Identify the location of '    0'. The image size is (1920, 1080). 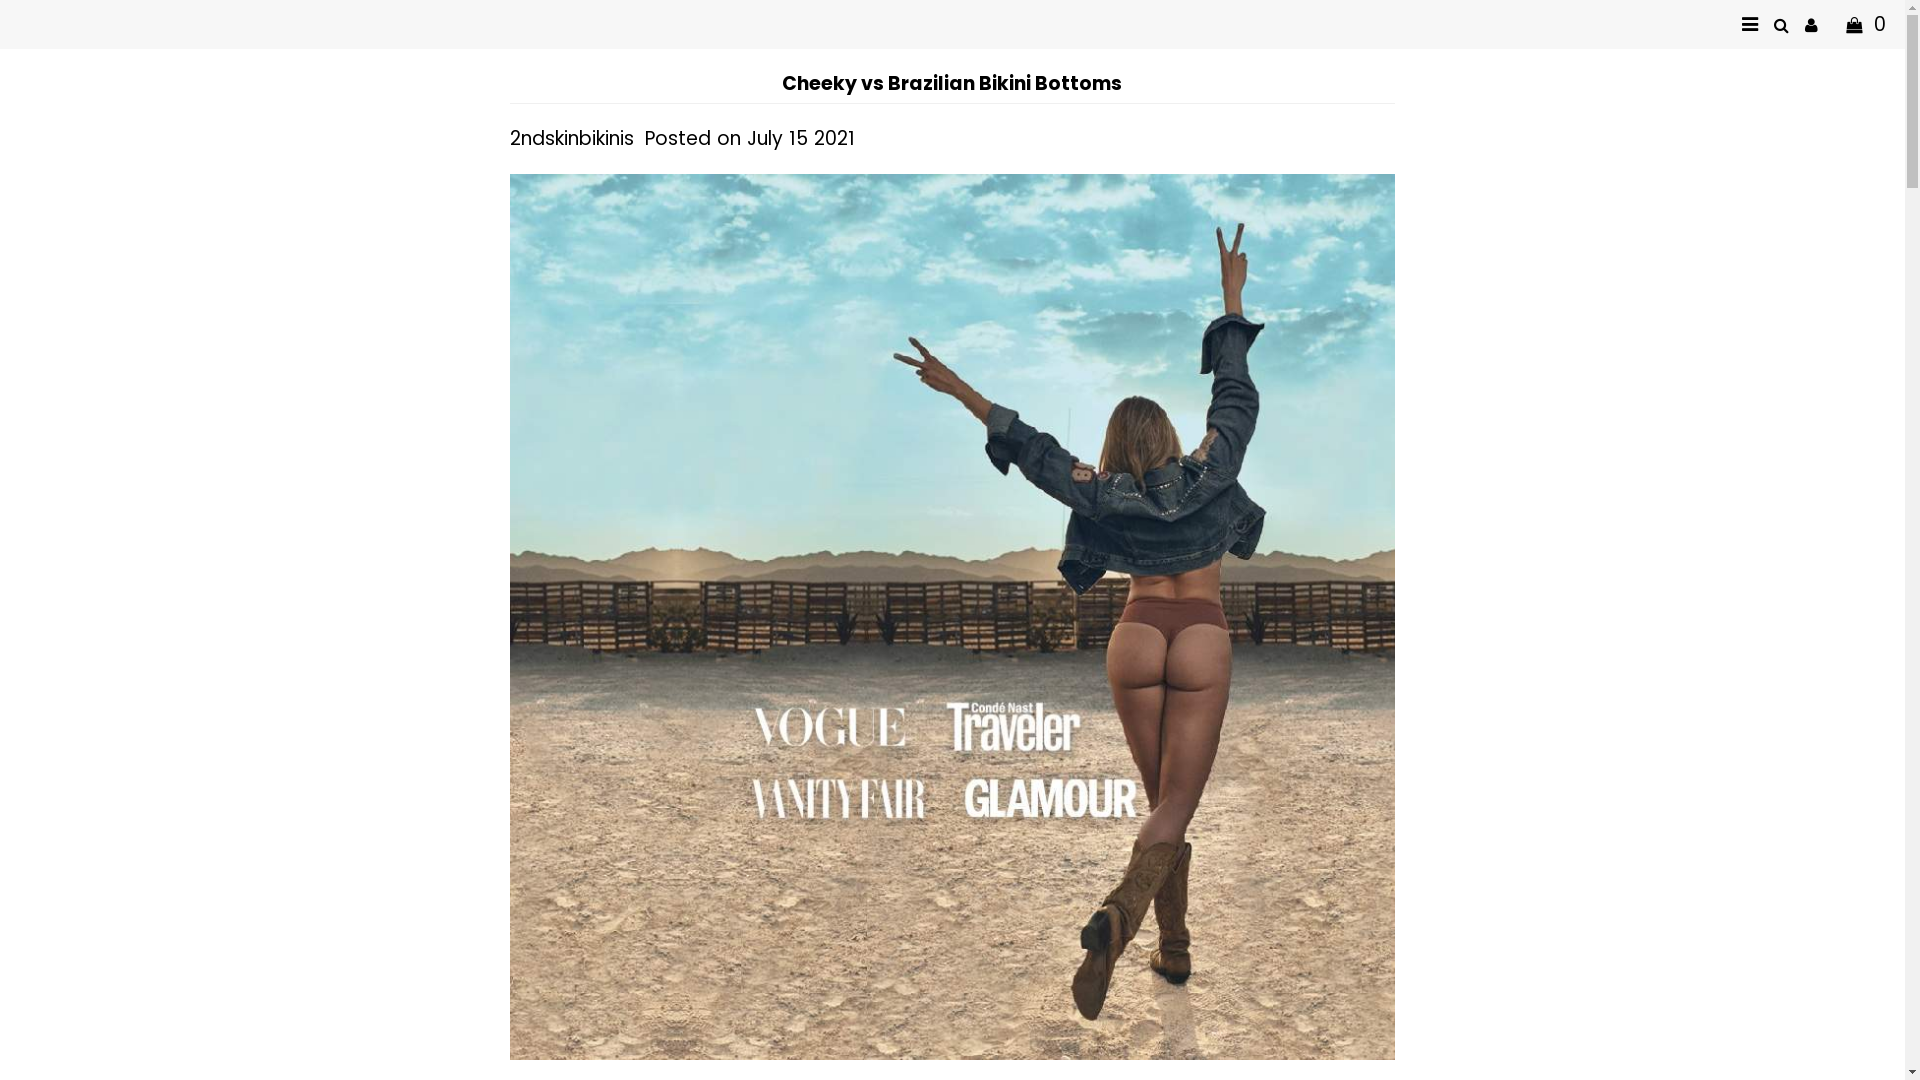
(1833, 24).